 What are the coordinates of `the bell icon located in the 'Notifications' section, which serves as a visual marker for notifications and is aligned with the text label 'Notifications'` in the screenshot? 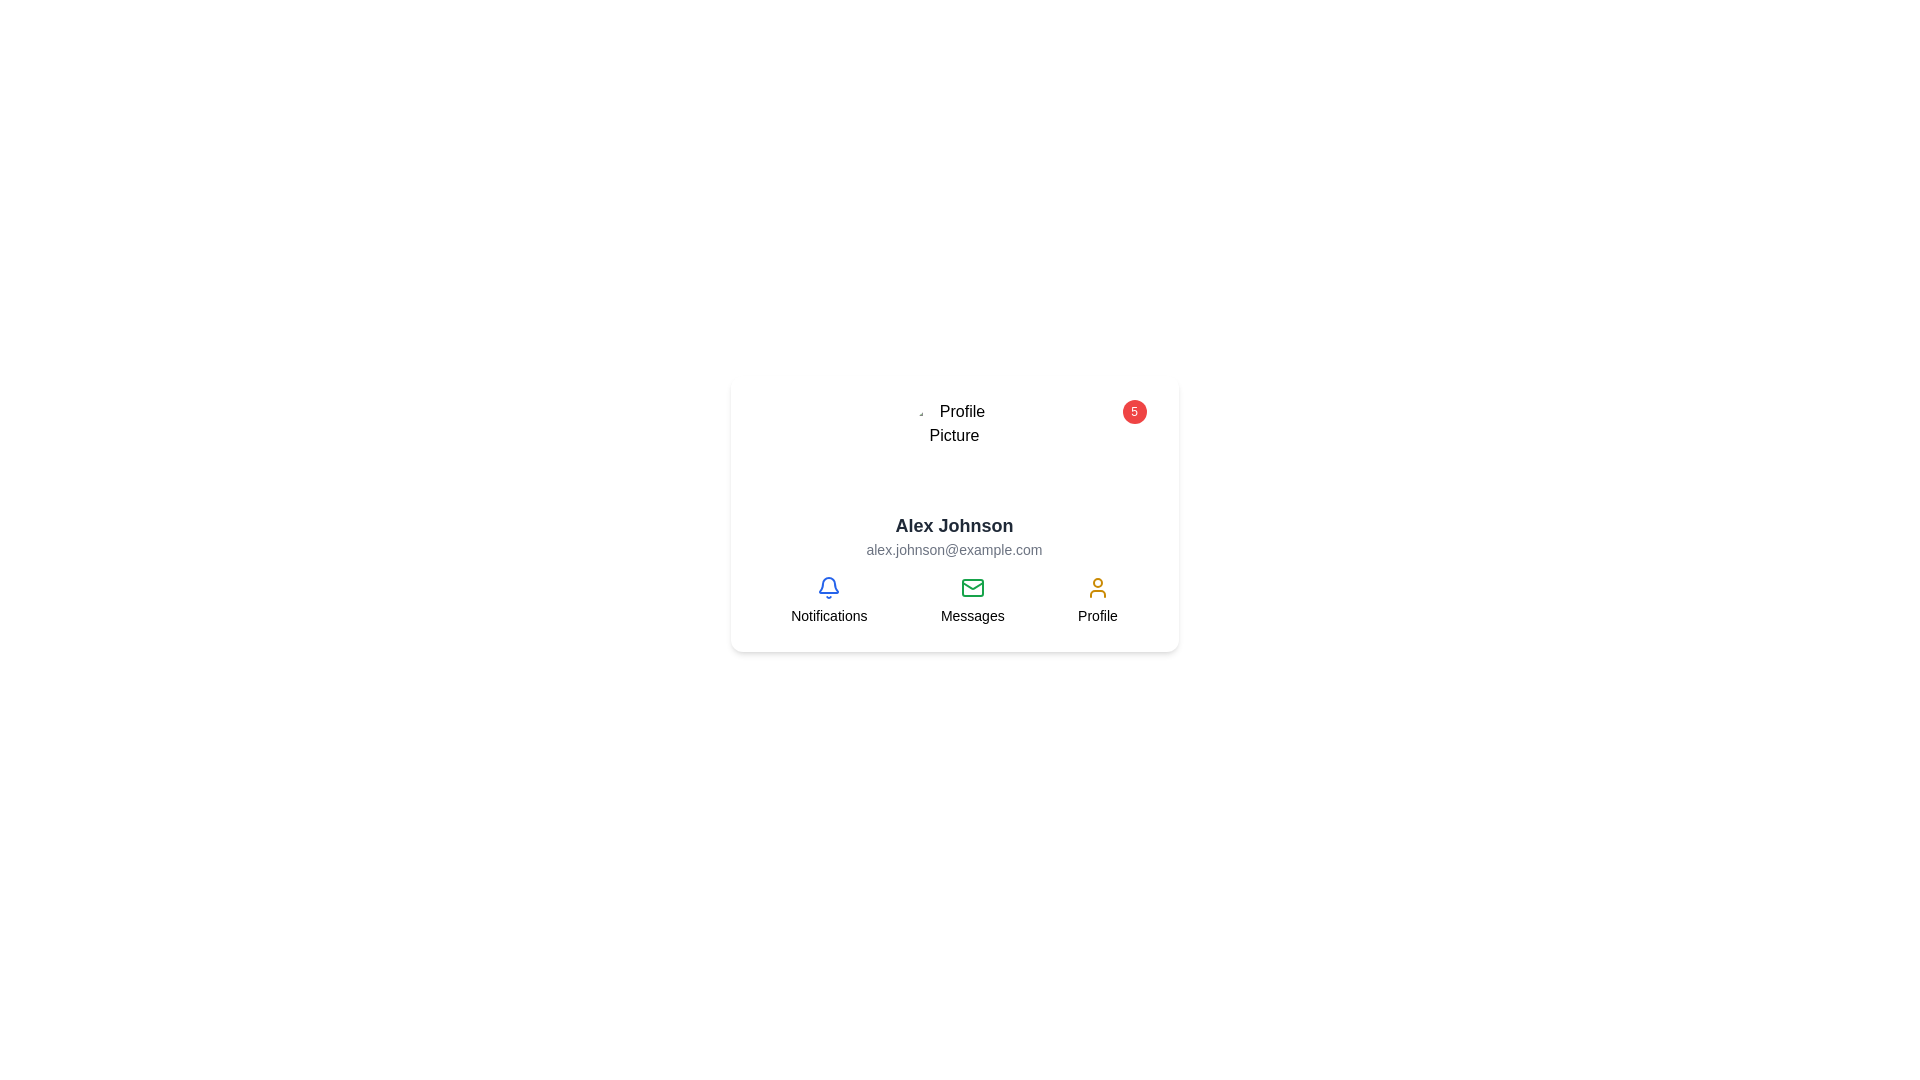 It's located at (829, 586).